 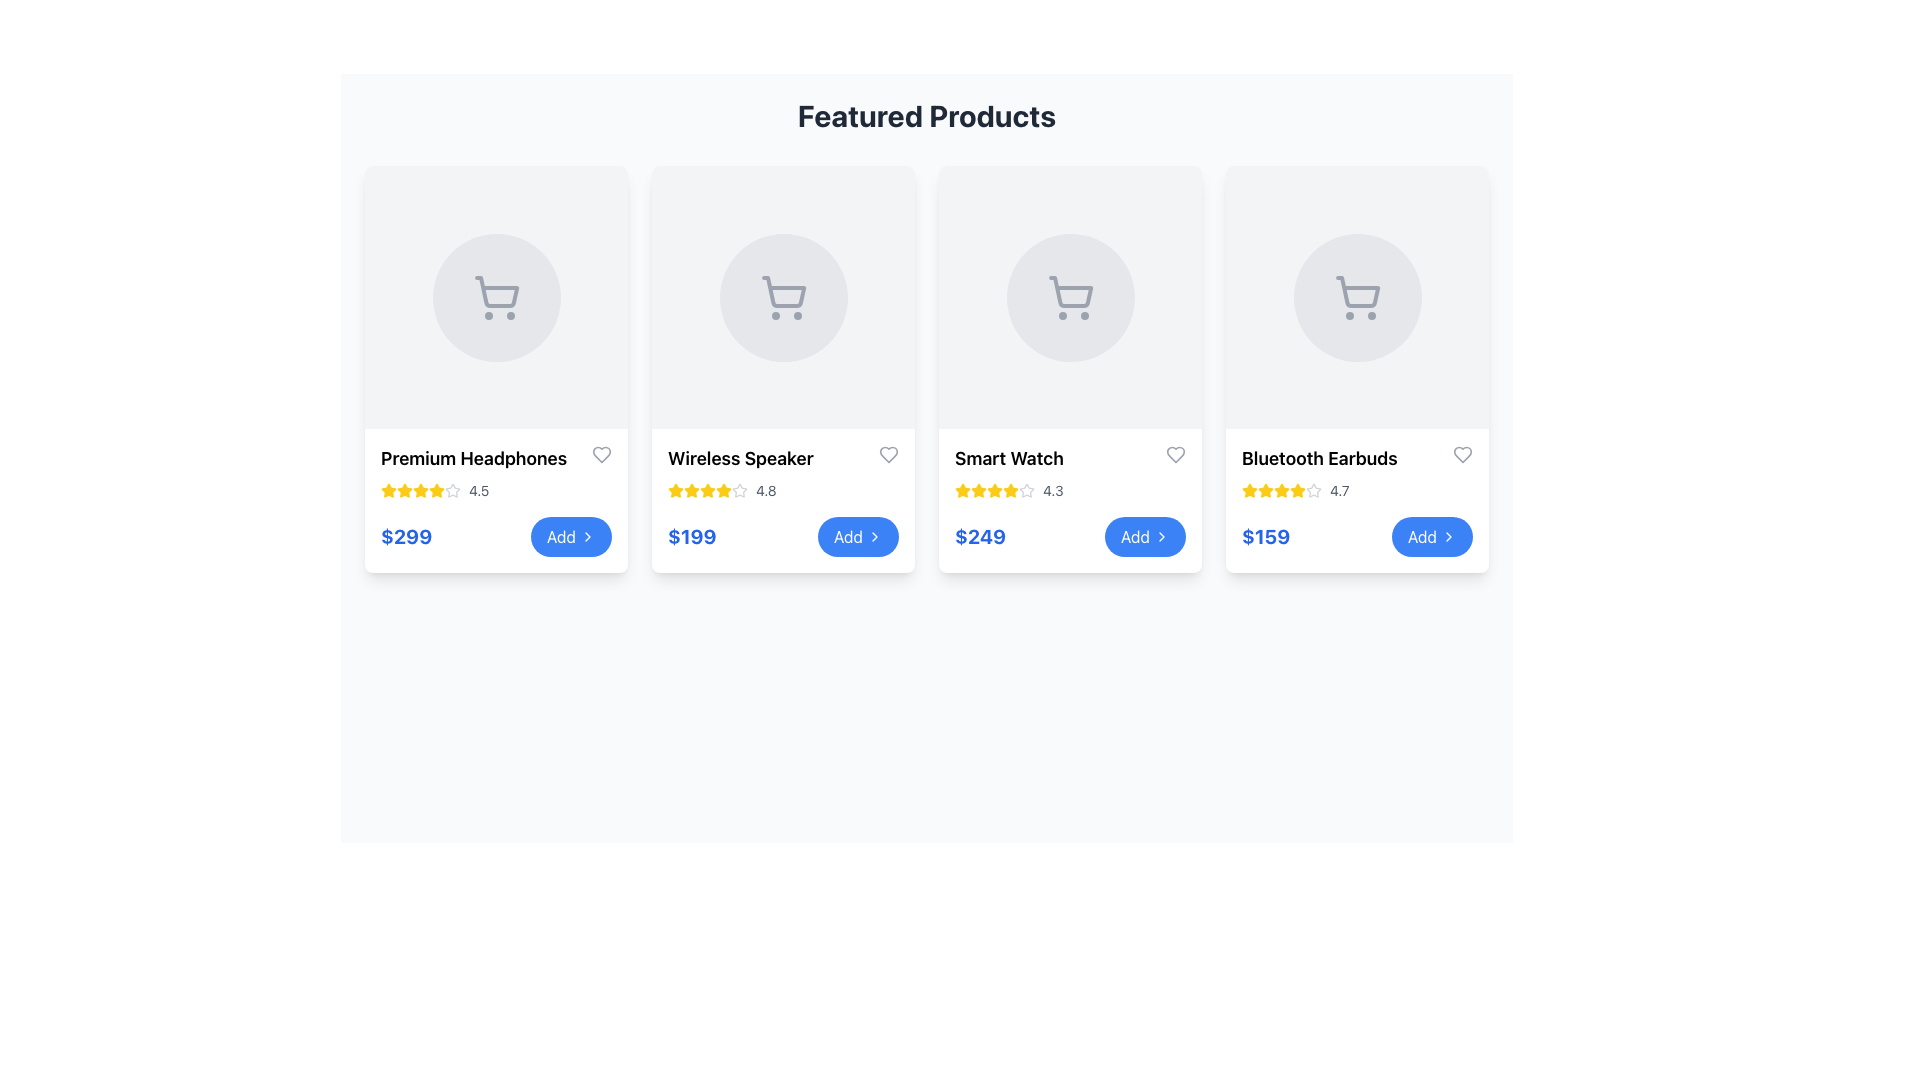 I want to click on the first star-shaped Rating icon filled with yellow color below the product name 'Premium Headphones', so click(x=435, y=490).